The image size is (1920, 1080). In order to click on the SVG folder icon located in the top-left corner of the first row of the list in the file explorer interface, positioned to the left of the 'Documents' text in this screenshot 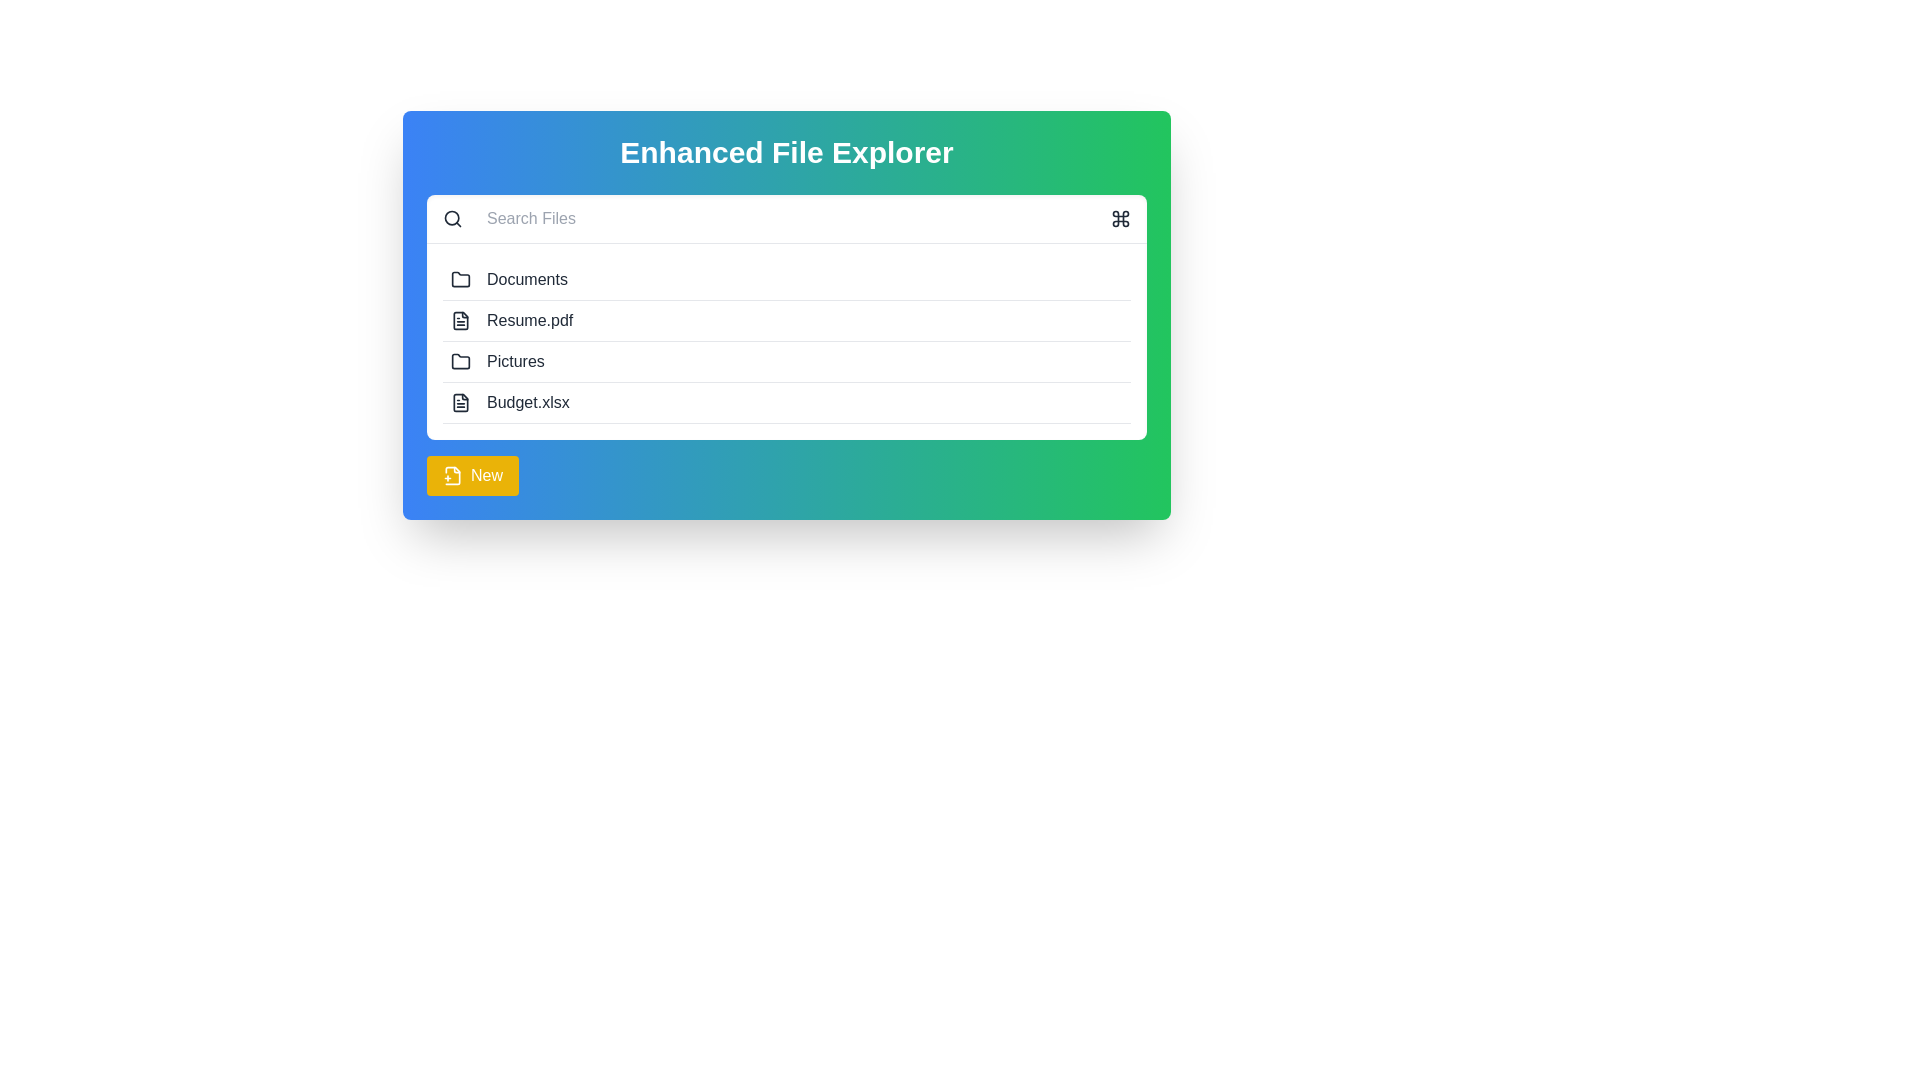, I will do `click(459, 278)`.